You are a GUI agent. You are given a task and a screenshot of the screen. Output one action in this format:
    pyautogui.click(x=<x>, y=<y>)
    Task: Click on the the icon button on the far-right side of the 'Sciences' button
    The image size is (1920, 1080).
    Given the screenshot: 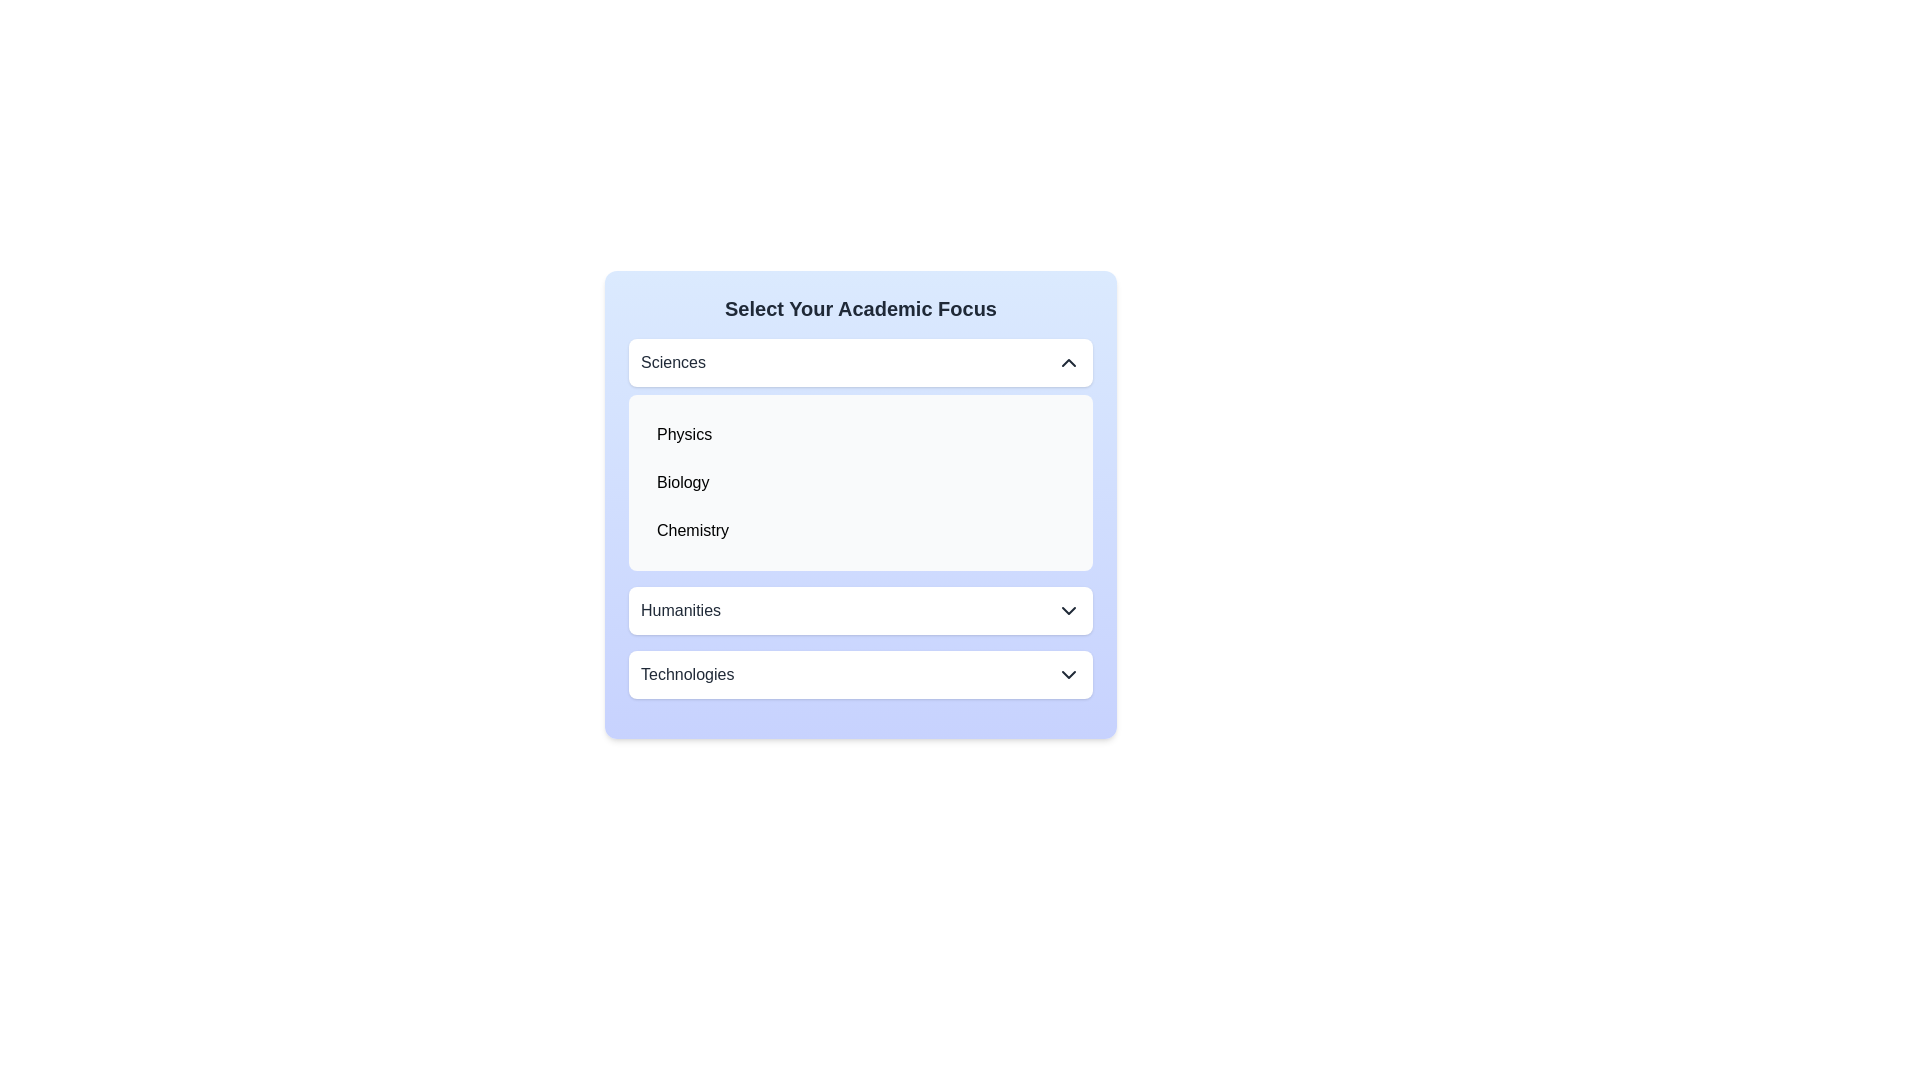 What is the action you would take?
    pyautogui.click(x=1068, y=362)
    